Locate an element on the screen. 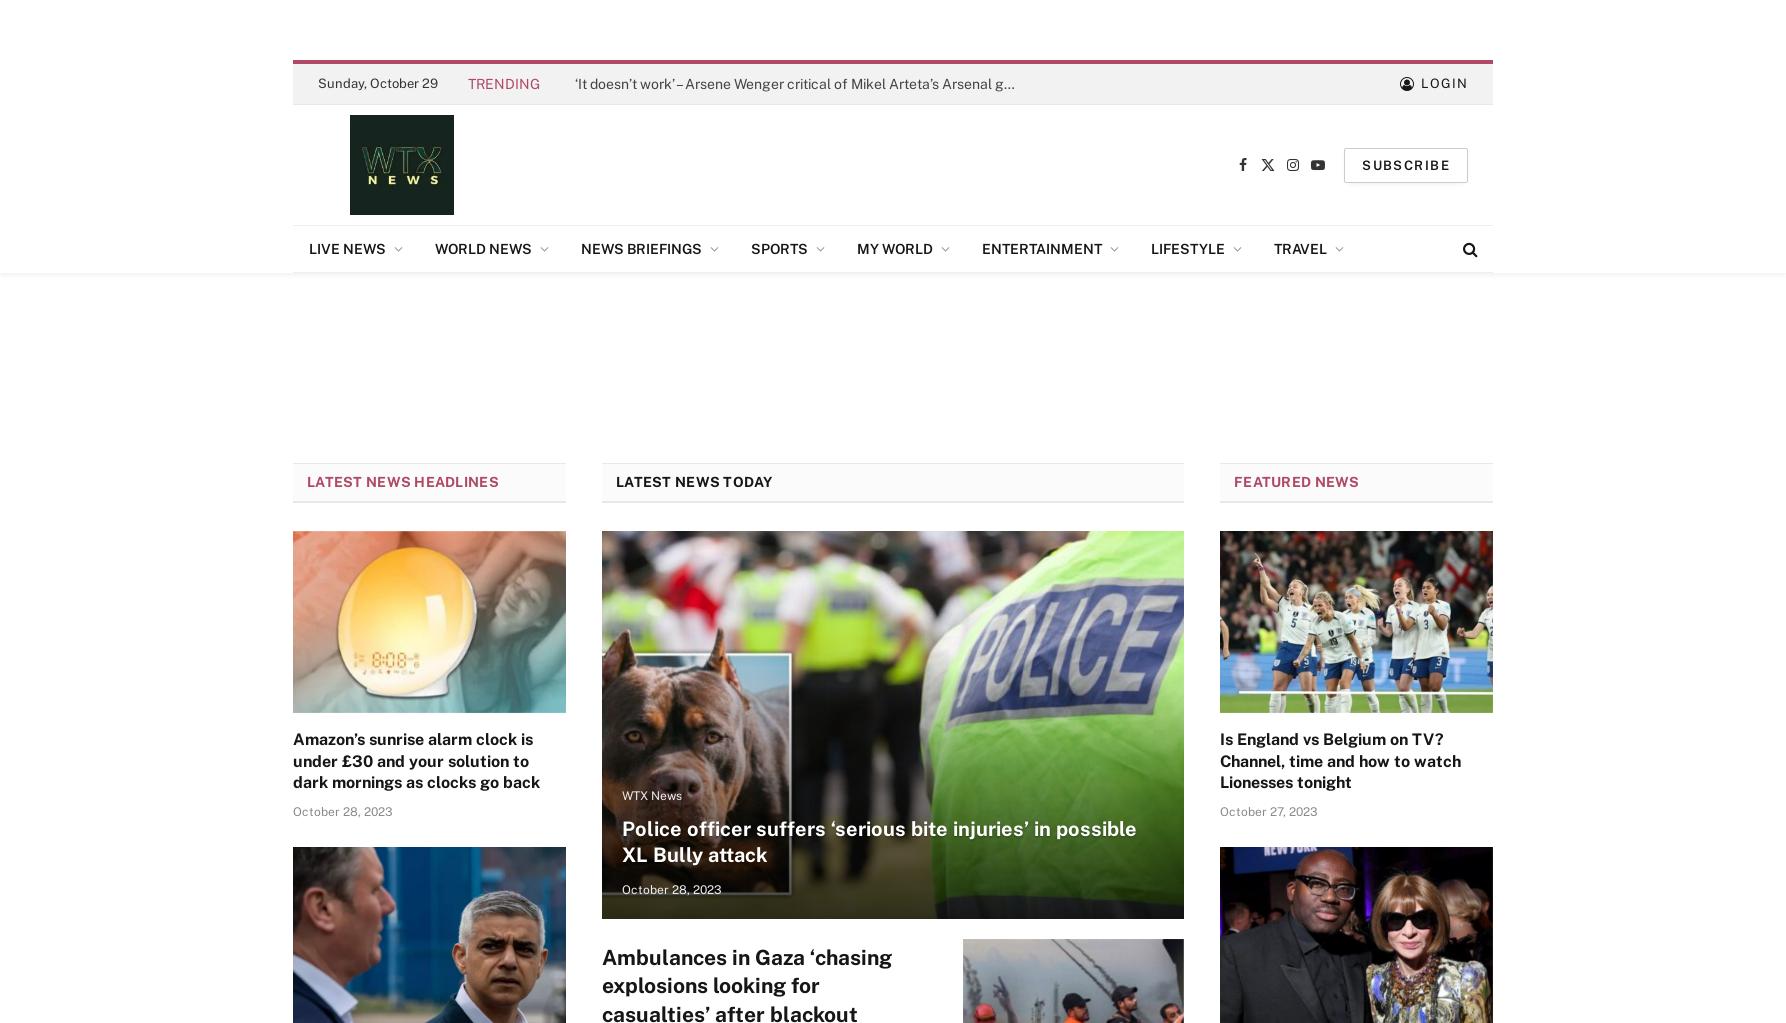  'UK News Briefing' is located at coordinates (644, 296).